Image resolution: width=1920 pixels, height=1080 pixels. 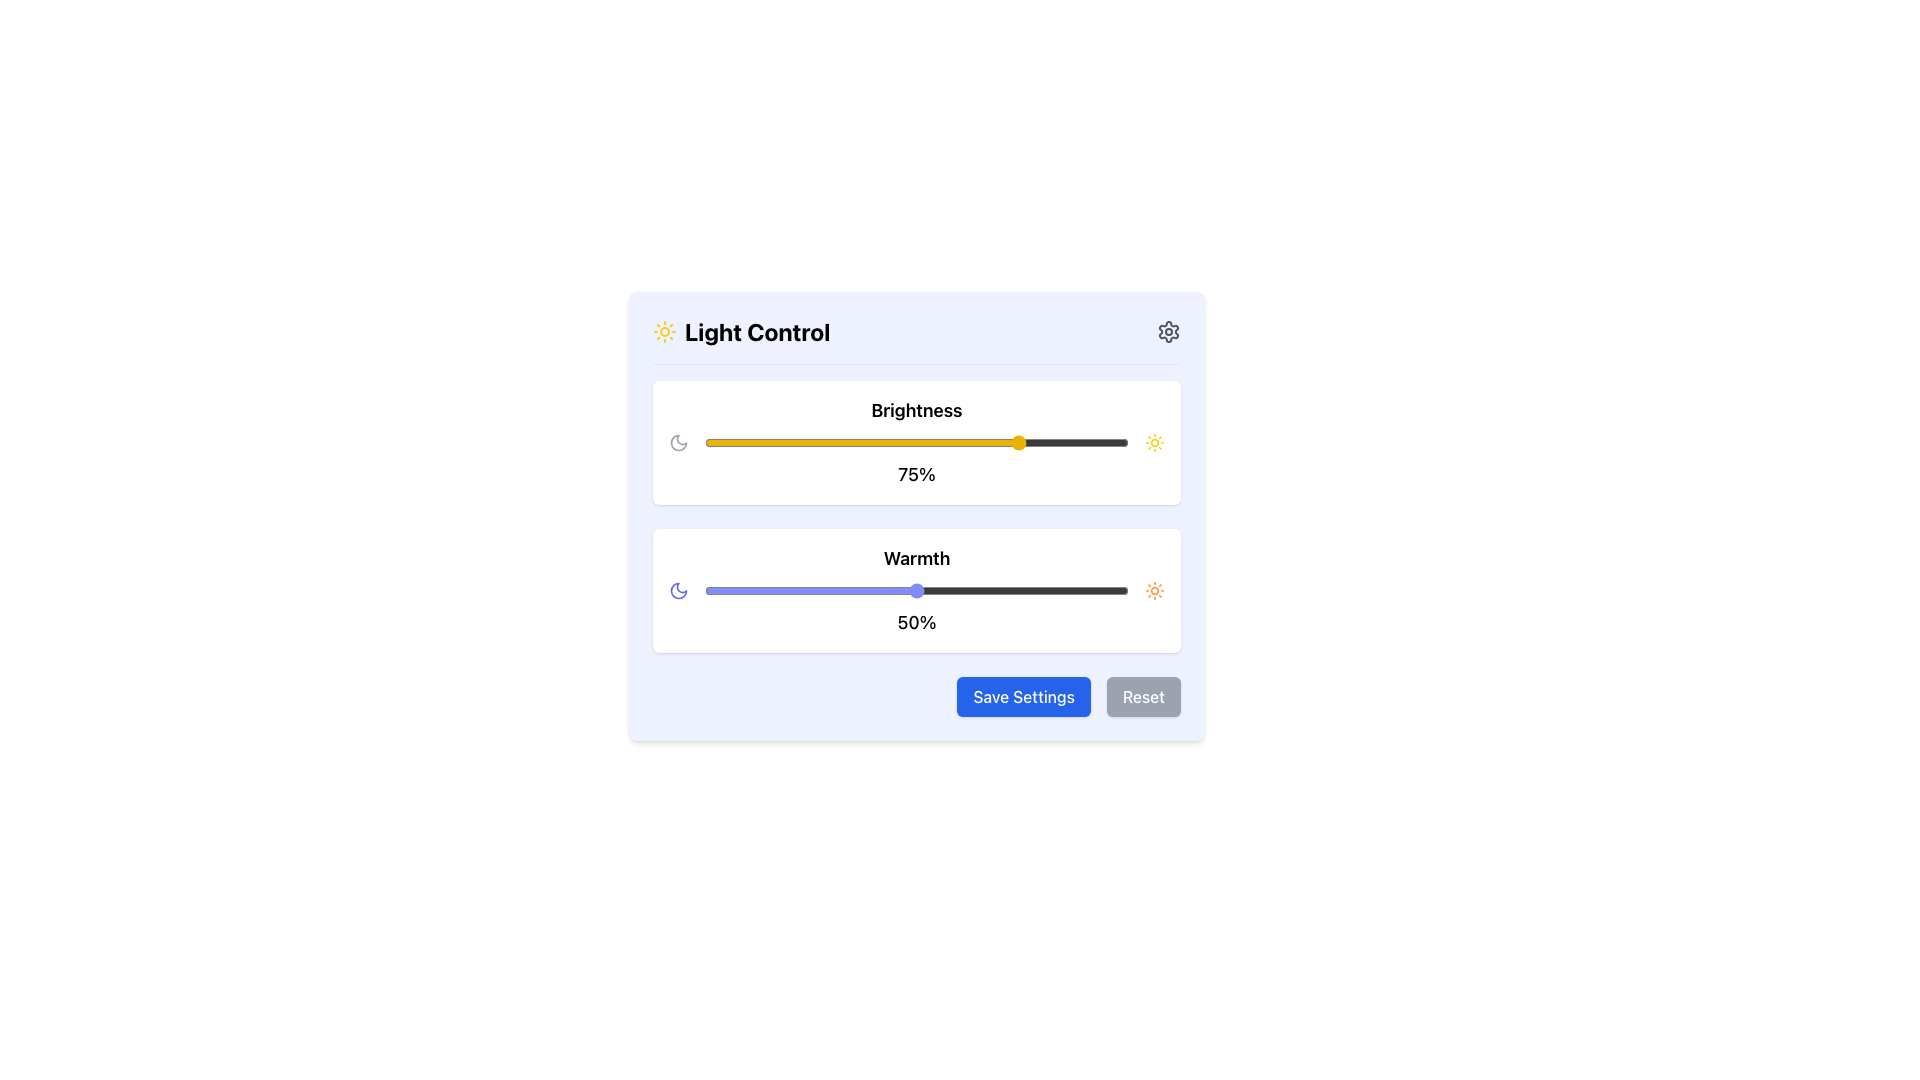 What do you see at coordinates (709, 589) in the screenshot?
I see `the warmth level` at bounding box center [709, 589].